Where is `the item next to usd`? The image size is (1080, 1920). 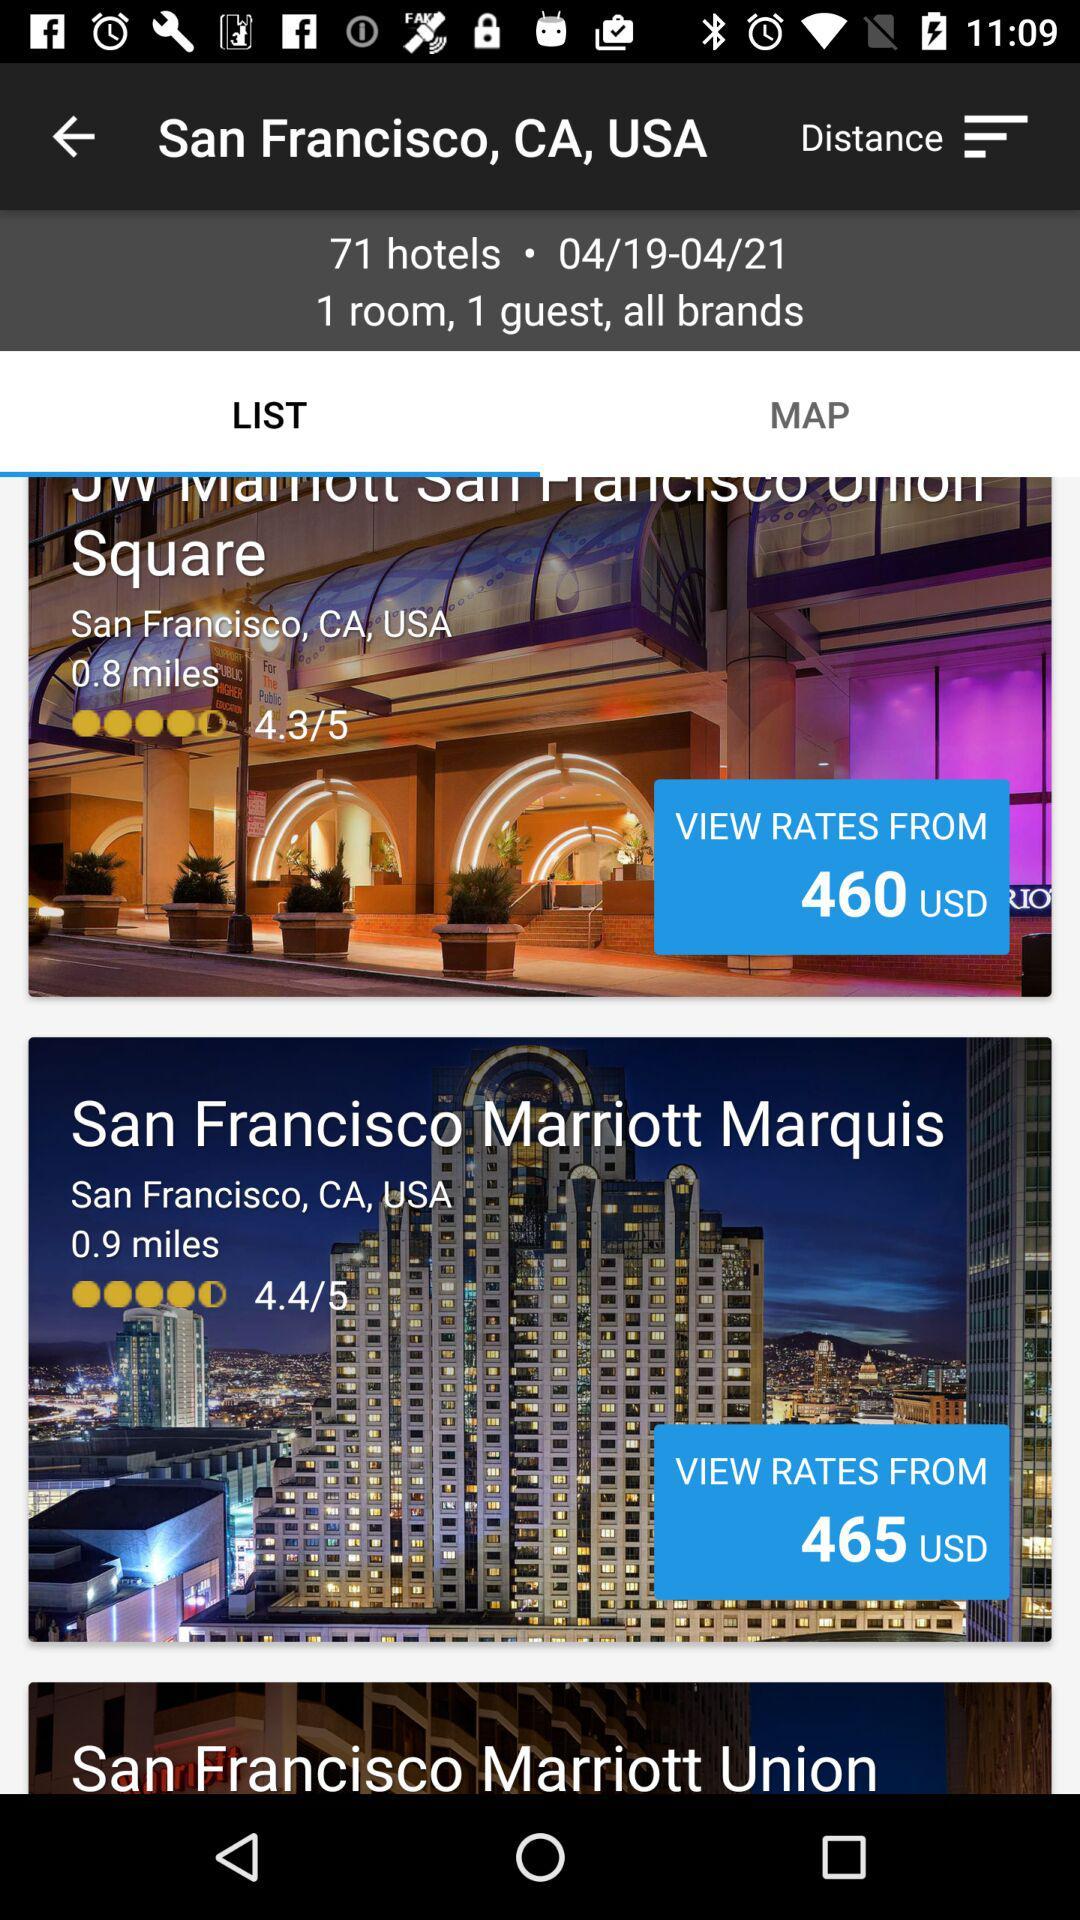
the item next to usd is located at coordinates (854, 1535).